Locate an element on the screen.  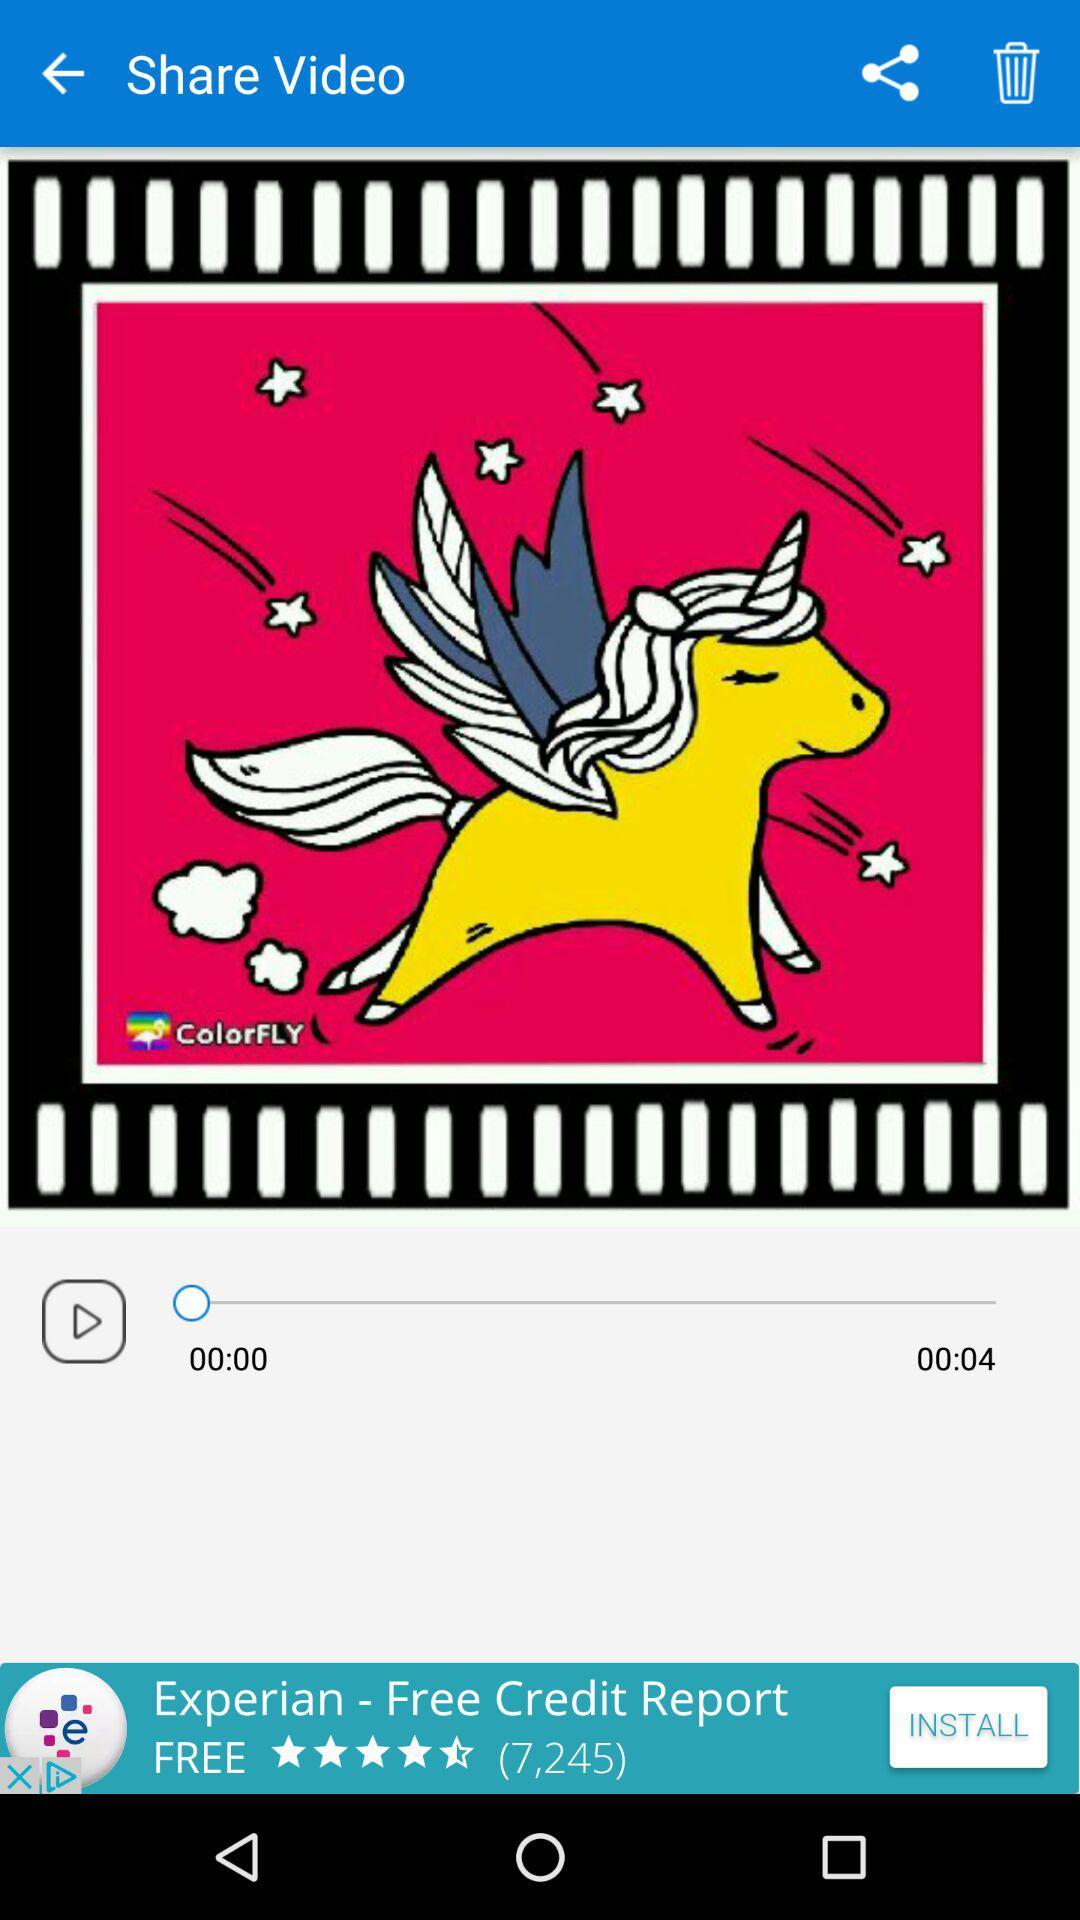
the play icon is located at coordinates (83, 1321).